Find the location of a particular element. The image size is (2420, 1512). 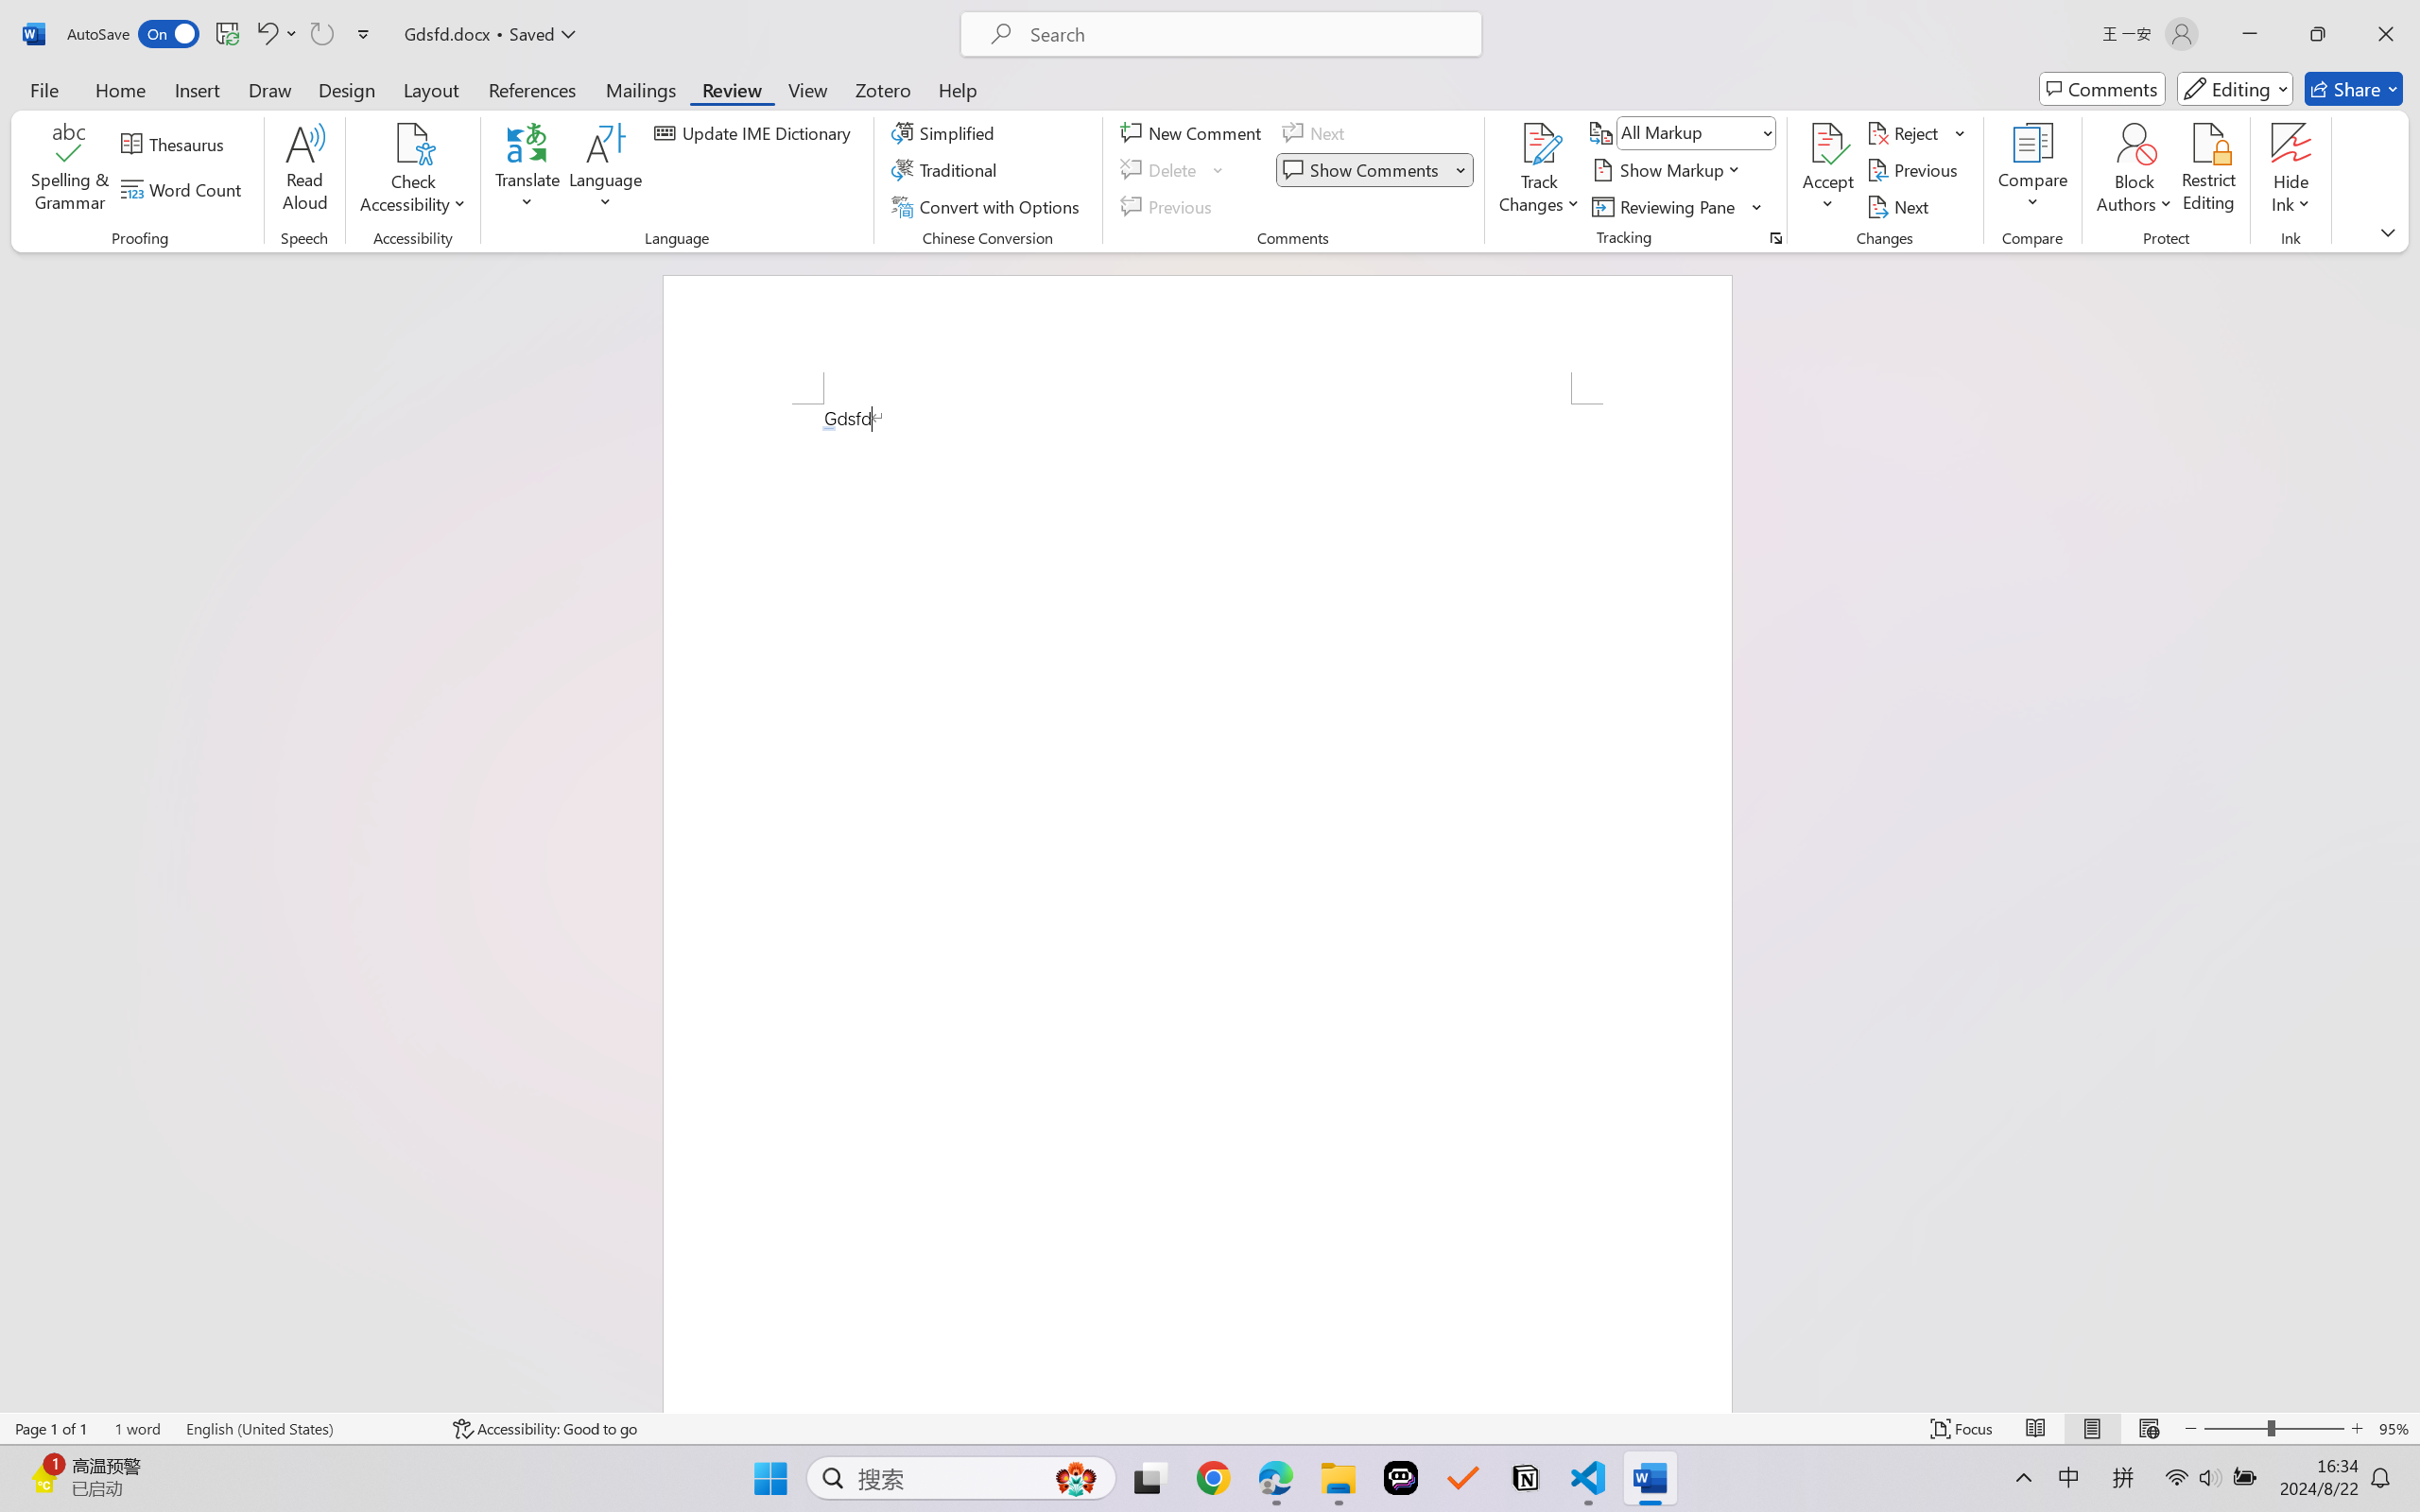

'Convert with Options...' is located at coordinates (987, 207).